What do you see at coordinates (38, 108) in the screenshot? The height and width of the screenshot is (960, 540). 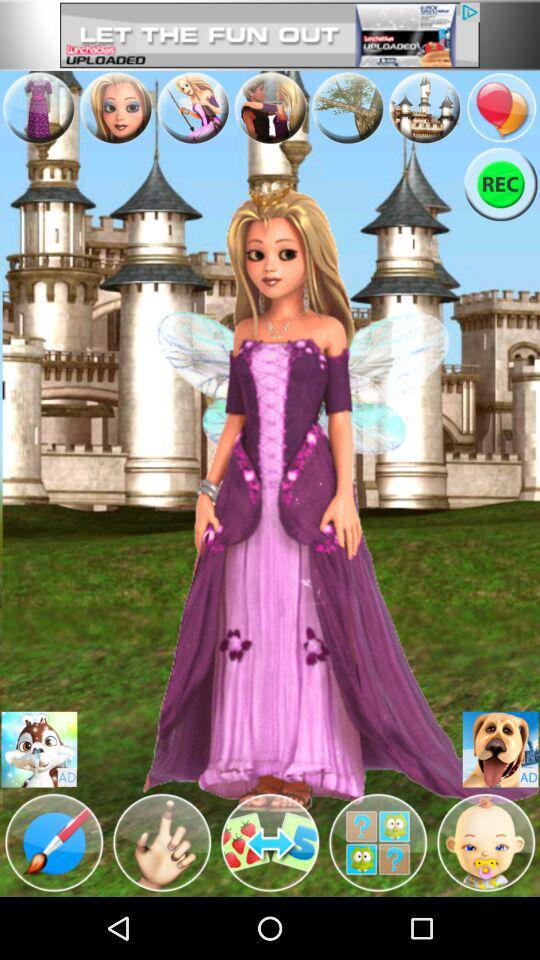 I see `opens dress menu` at bounding box center [38, 108].